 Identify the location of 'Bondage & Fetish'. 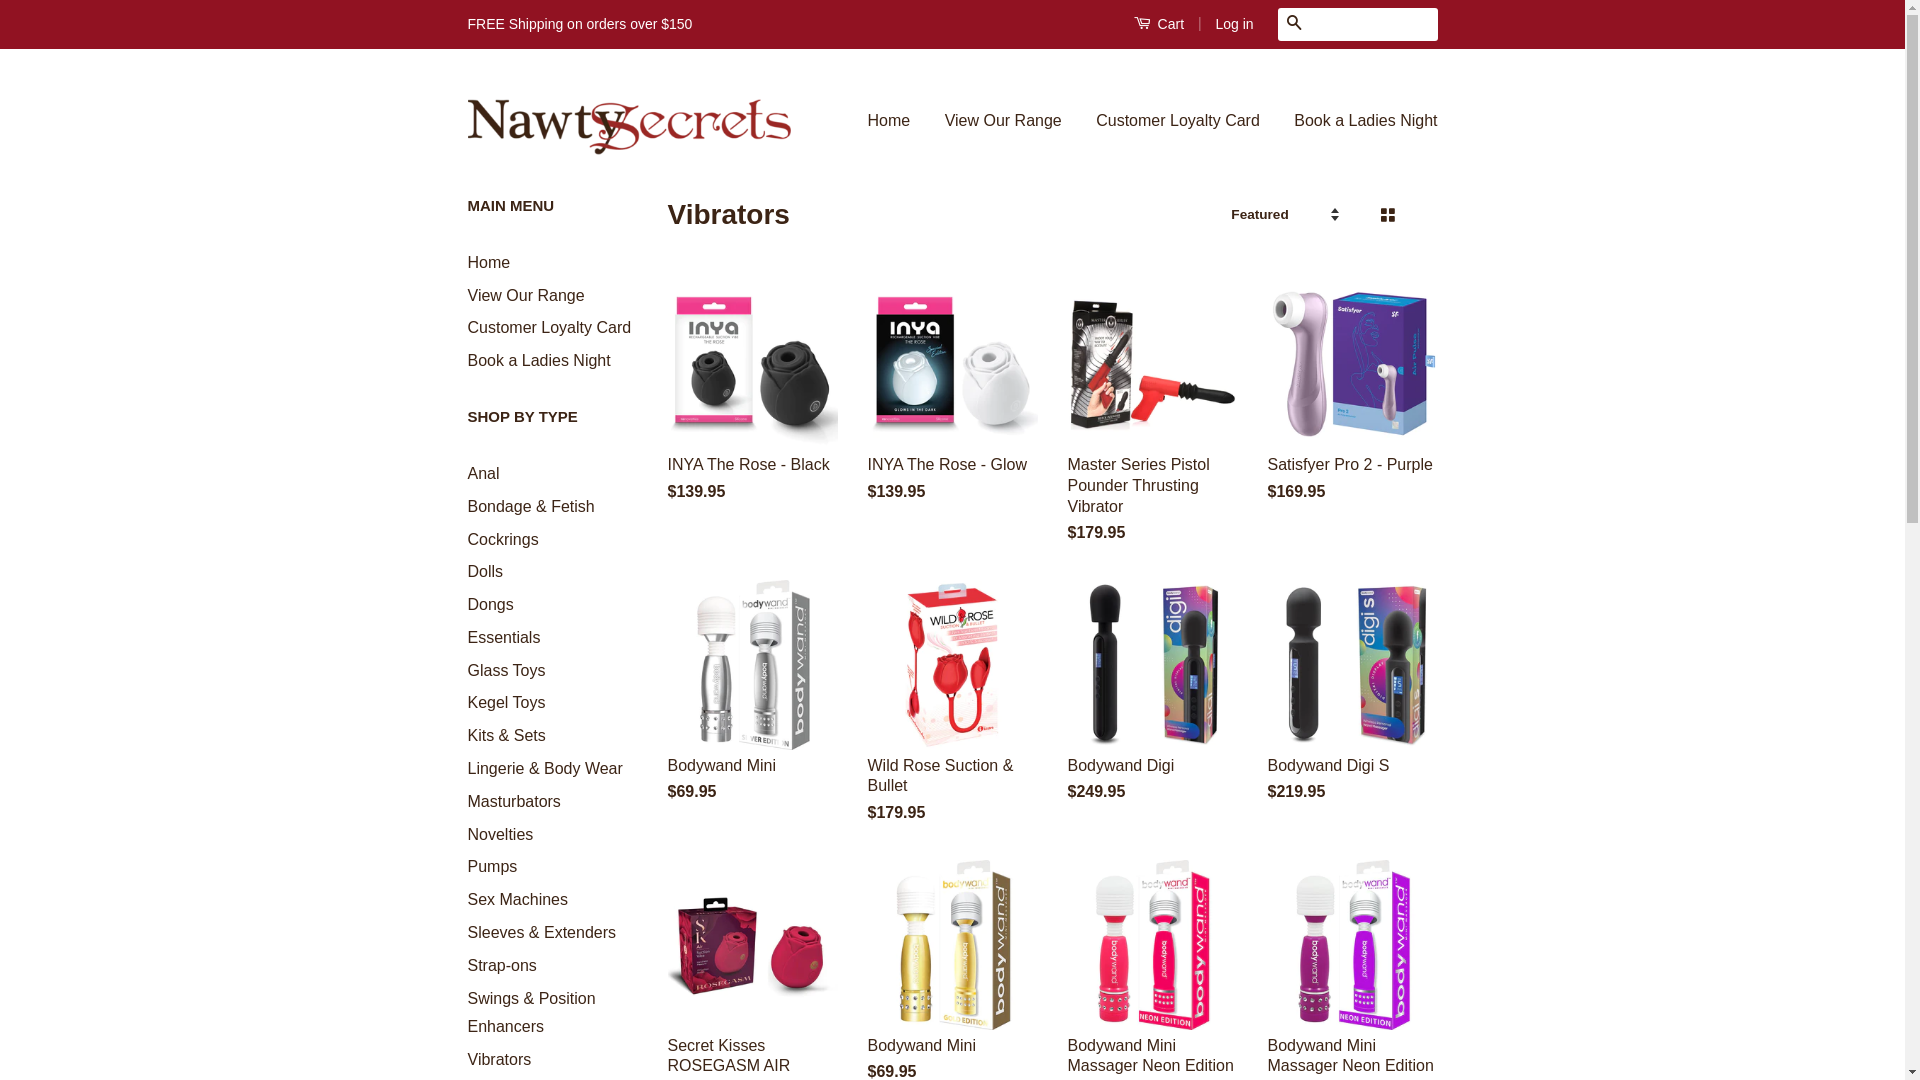
(531, 505).